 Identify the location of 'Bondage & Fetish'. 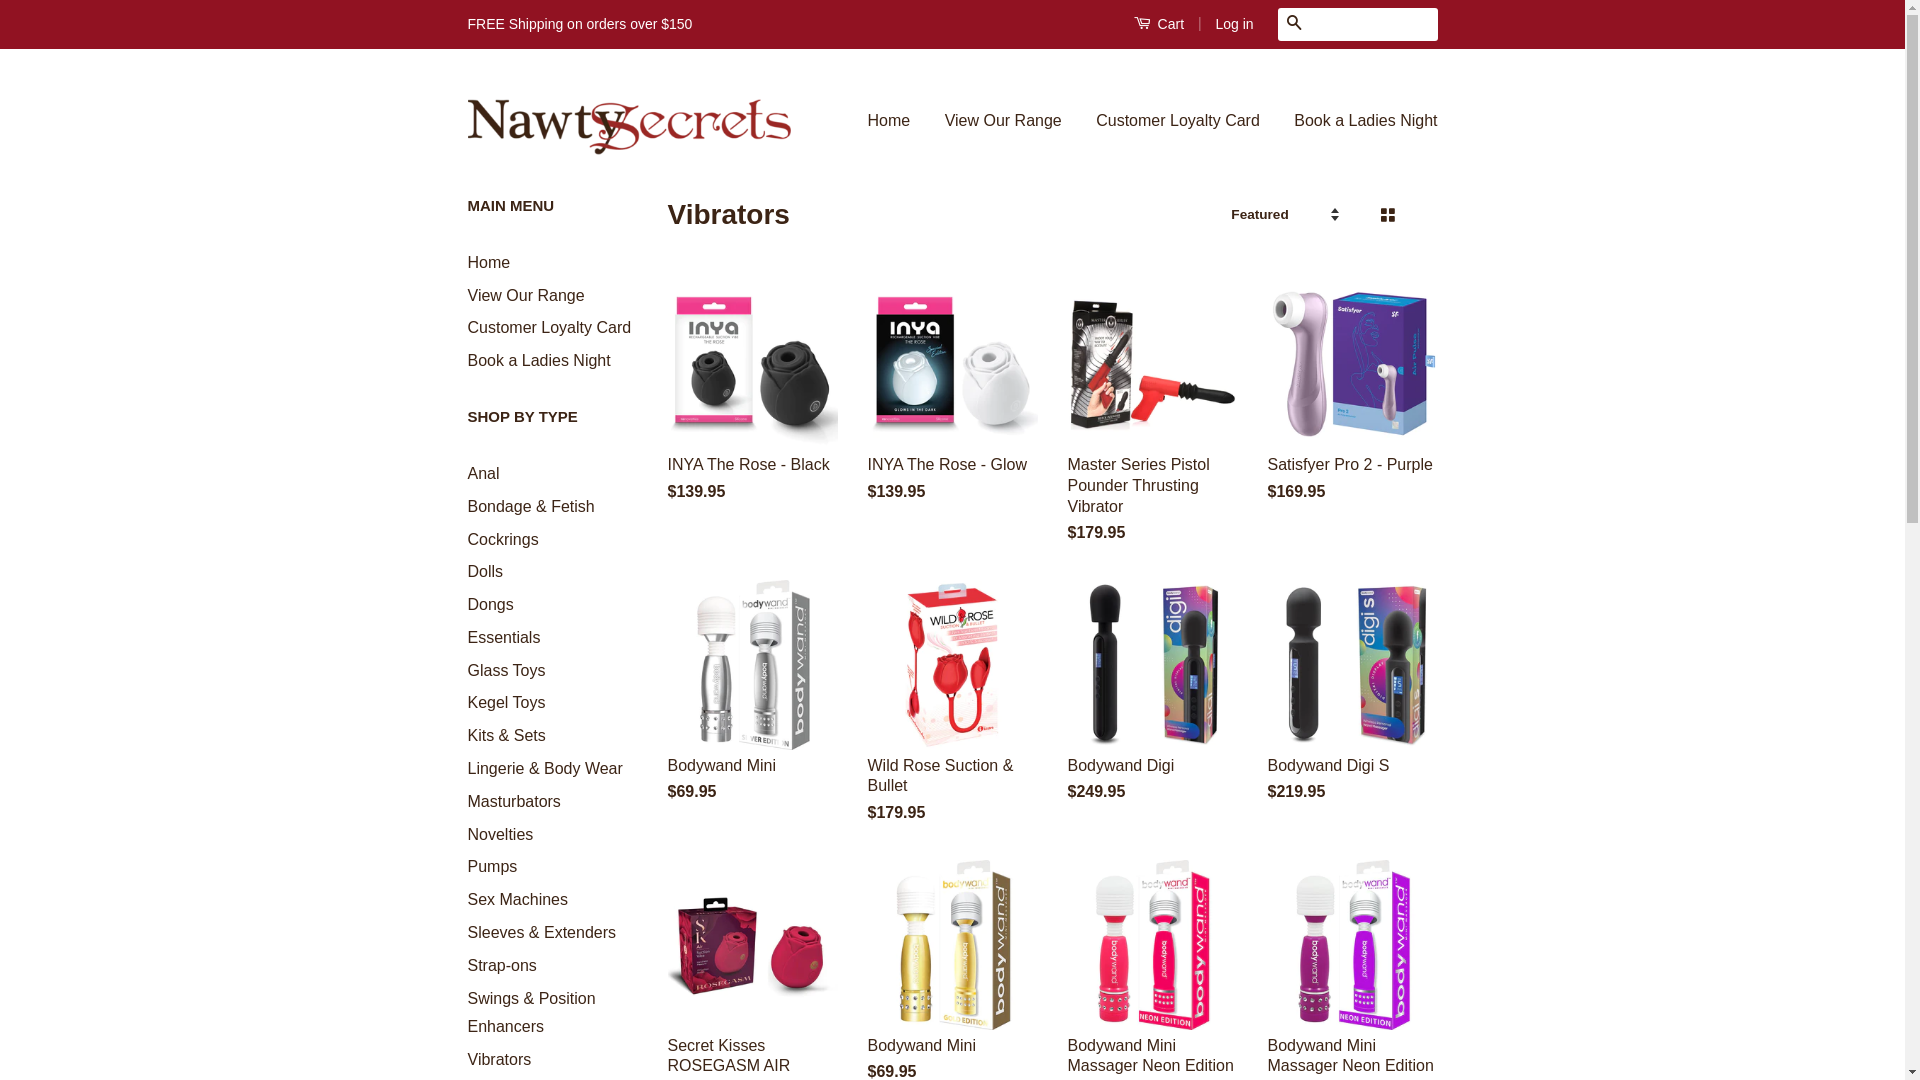
(531, 505).